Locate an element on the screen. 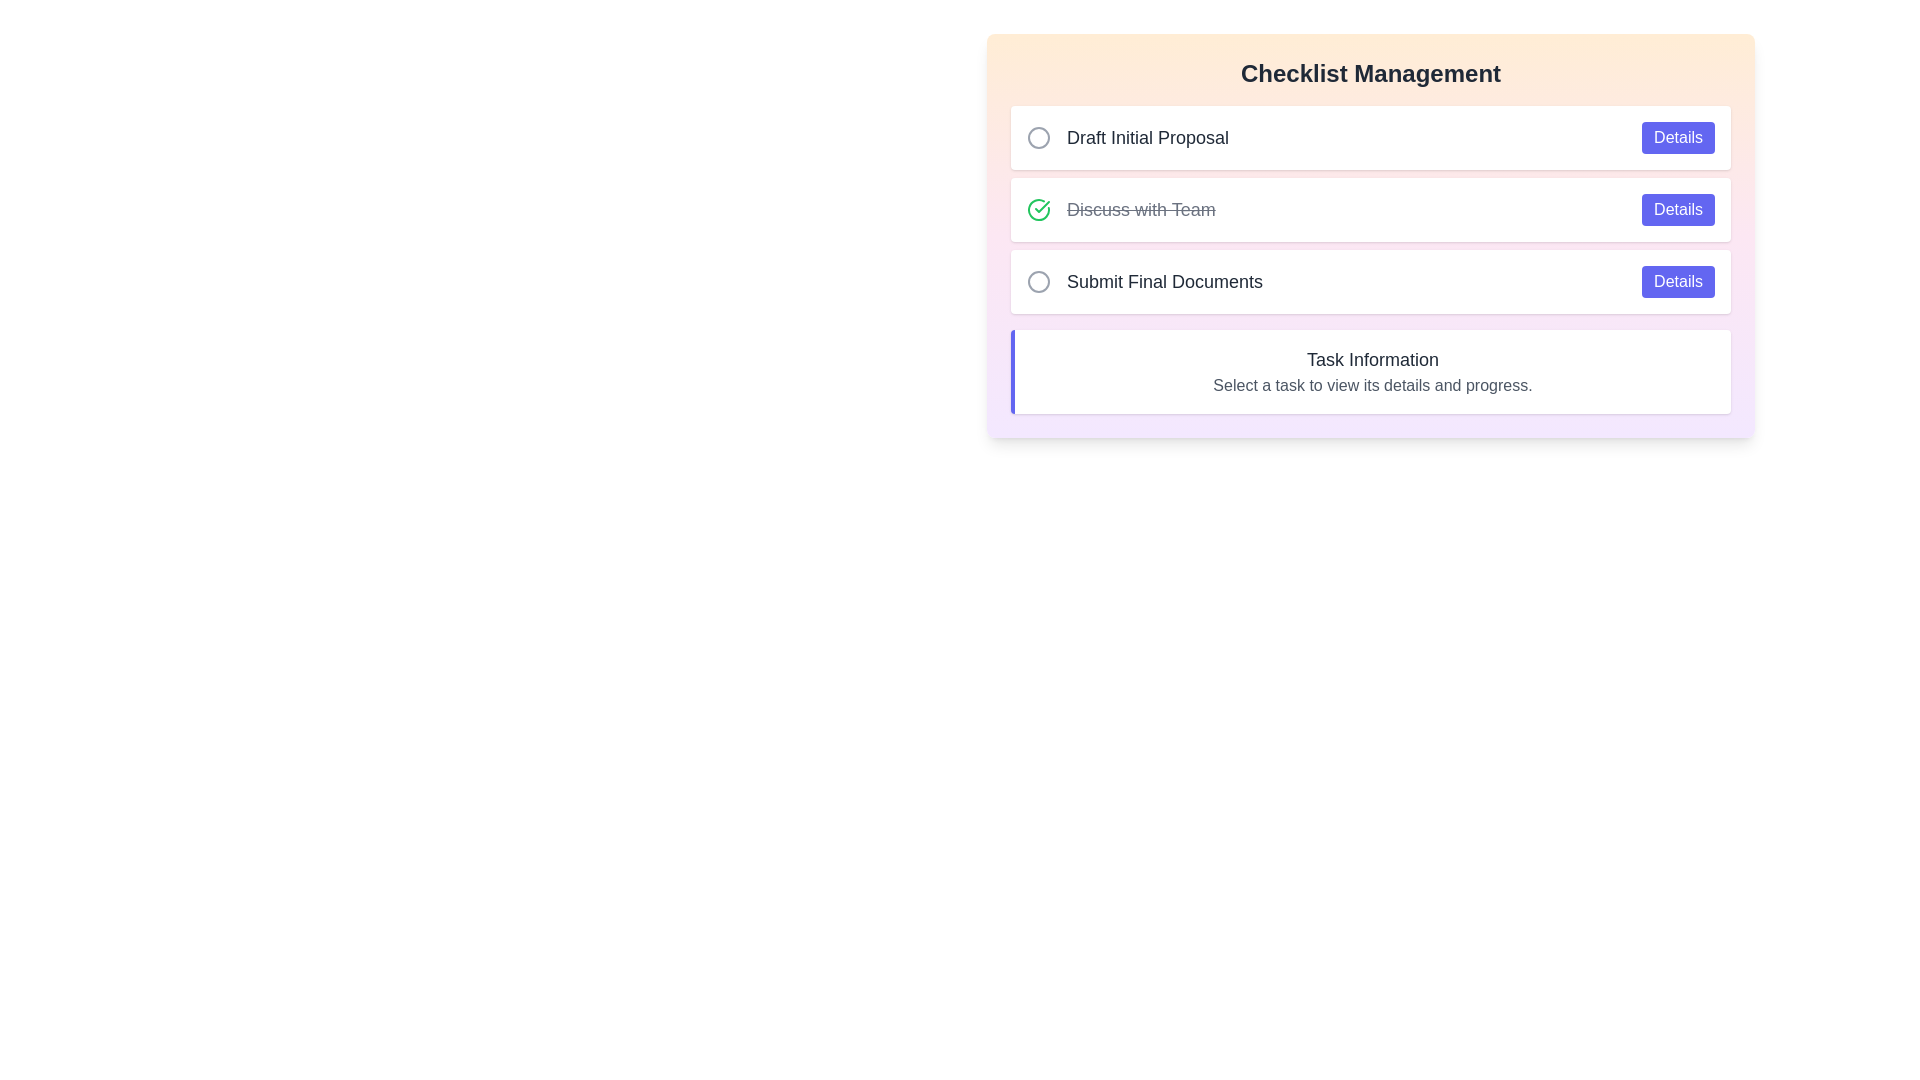 The width and height of the screenshot is (1920, 1080). the 'Details' button for the task 'Submit Final Documents' is located at coordinates (1678, 281).